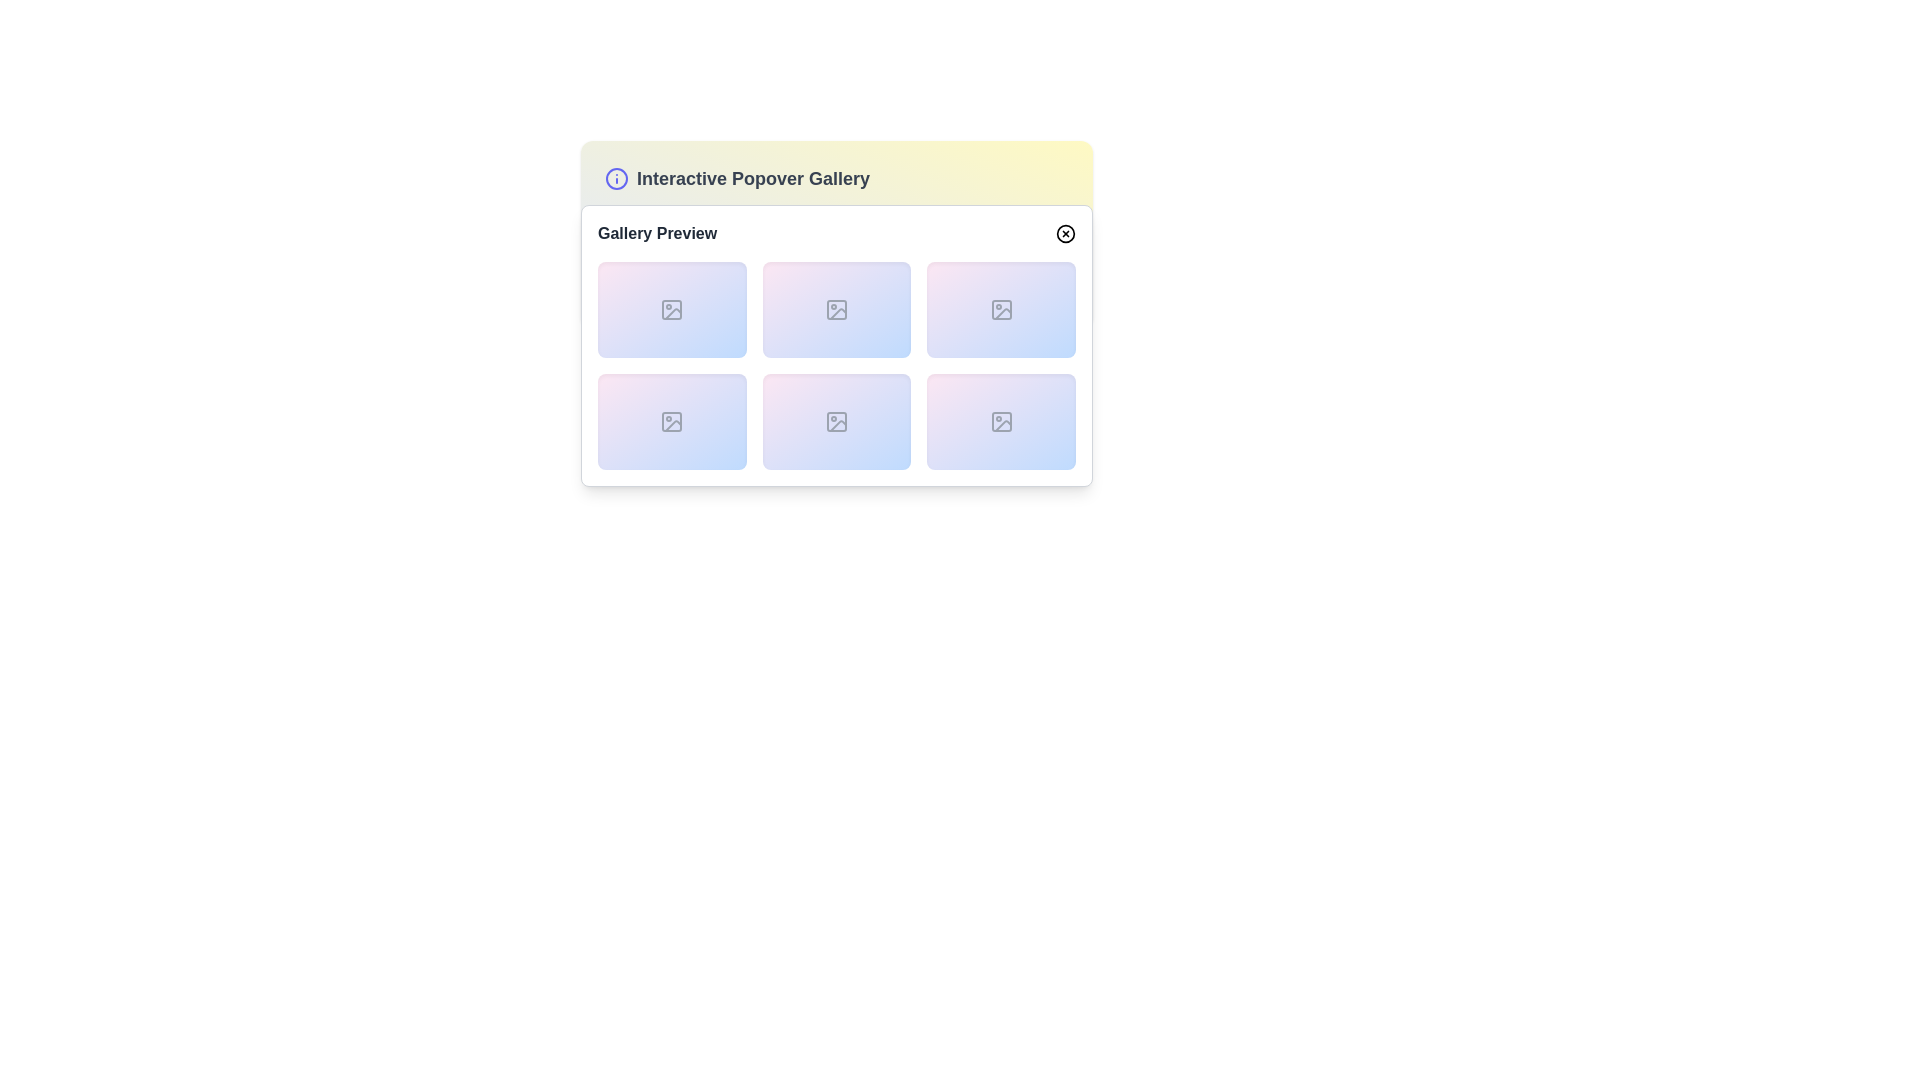 This screenshot has width=1920, height=1080. What do you see at coordinates (616, 177) in the screenshot?
I see `the non-interactive ellipse or circle element, part of the SVG icon, located to the left of the 'Interactive Popover Gallery' title` at bounding box center [616, 177].